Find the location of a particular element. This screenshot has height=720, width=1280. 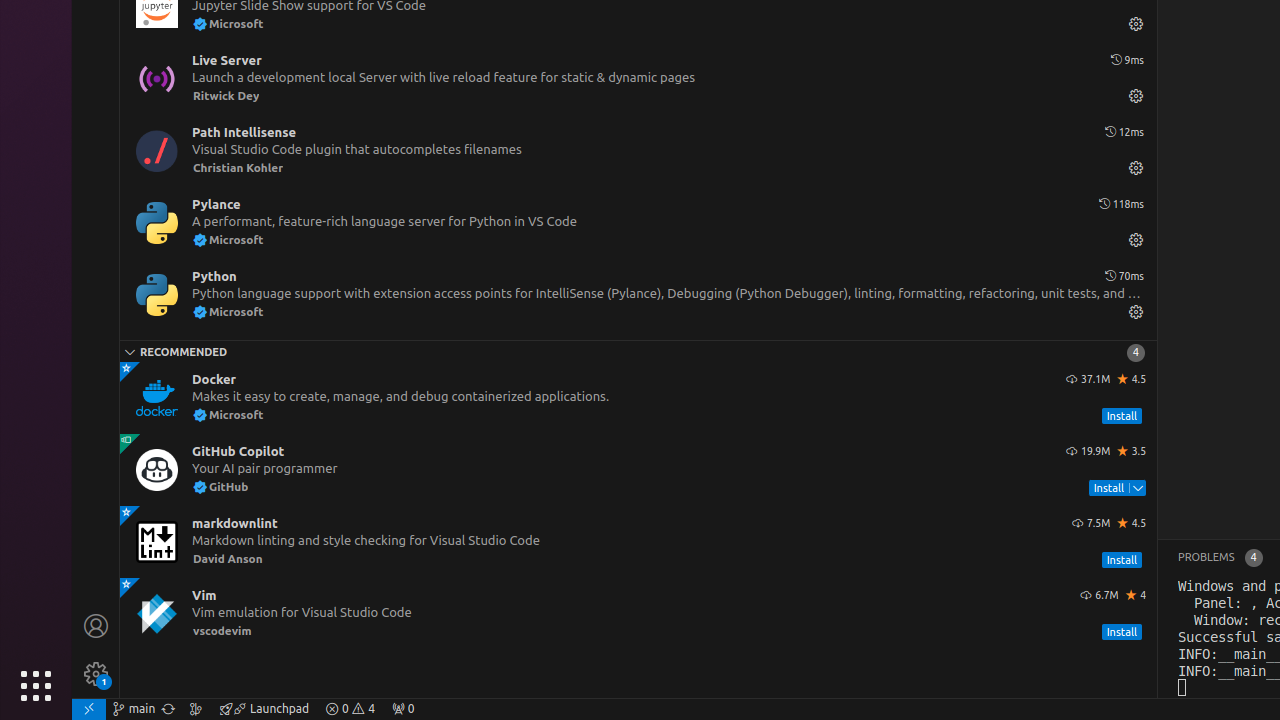

'rocket gitlens-unplug Launchpad, GitLens Launchpad ᴘʀᴇᴠɪᴇᴡ    &mdash;    [$(question)](command:gitlens.launchpad.indicator.action?%22info%22 "What is this?") [$(gear)](command:workbench.action.openSettings?%22gitlens.launchpad%22 "Settings")  |  [$(circle-slash) Hide](command:gitlens.launchpad.indicator.action?%22hide%22 "Hide") --- [Launchpad](command:gitlens.launchpad.indicator.action?%info%22 "Learn about Launchpad") organizes your pull requests into actionable groups to help you focus and keep your team unblocked. It' is located at coordinates (263, 707).